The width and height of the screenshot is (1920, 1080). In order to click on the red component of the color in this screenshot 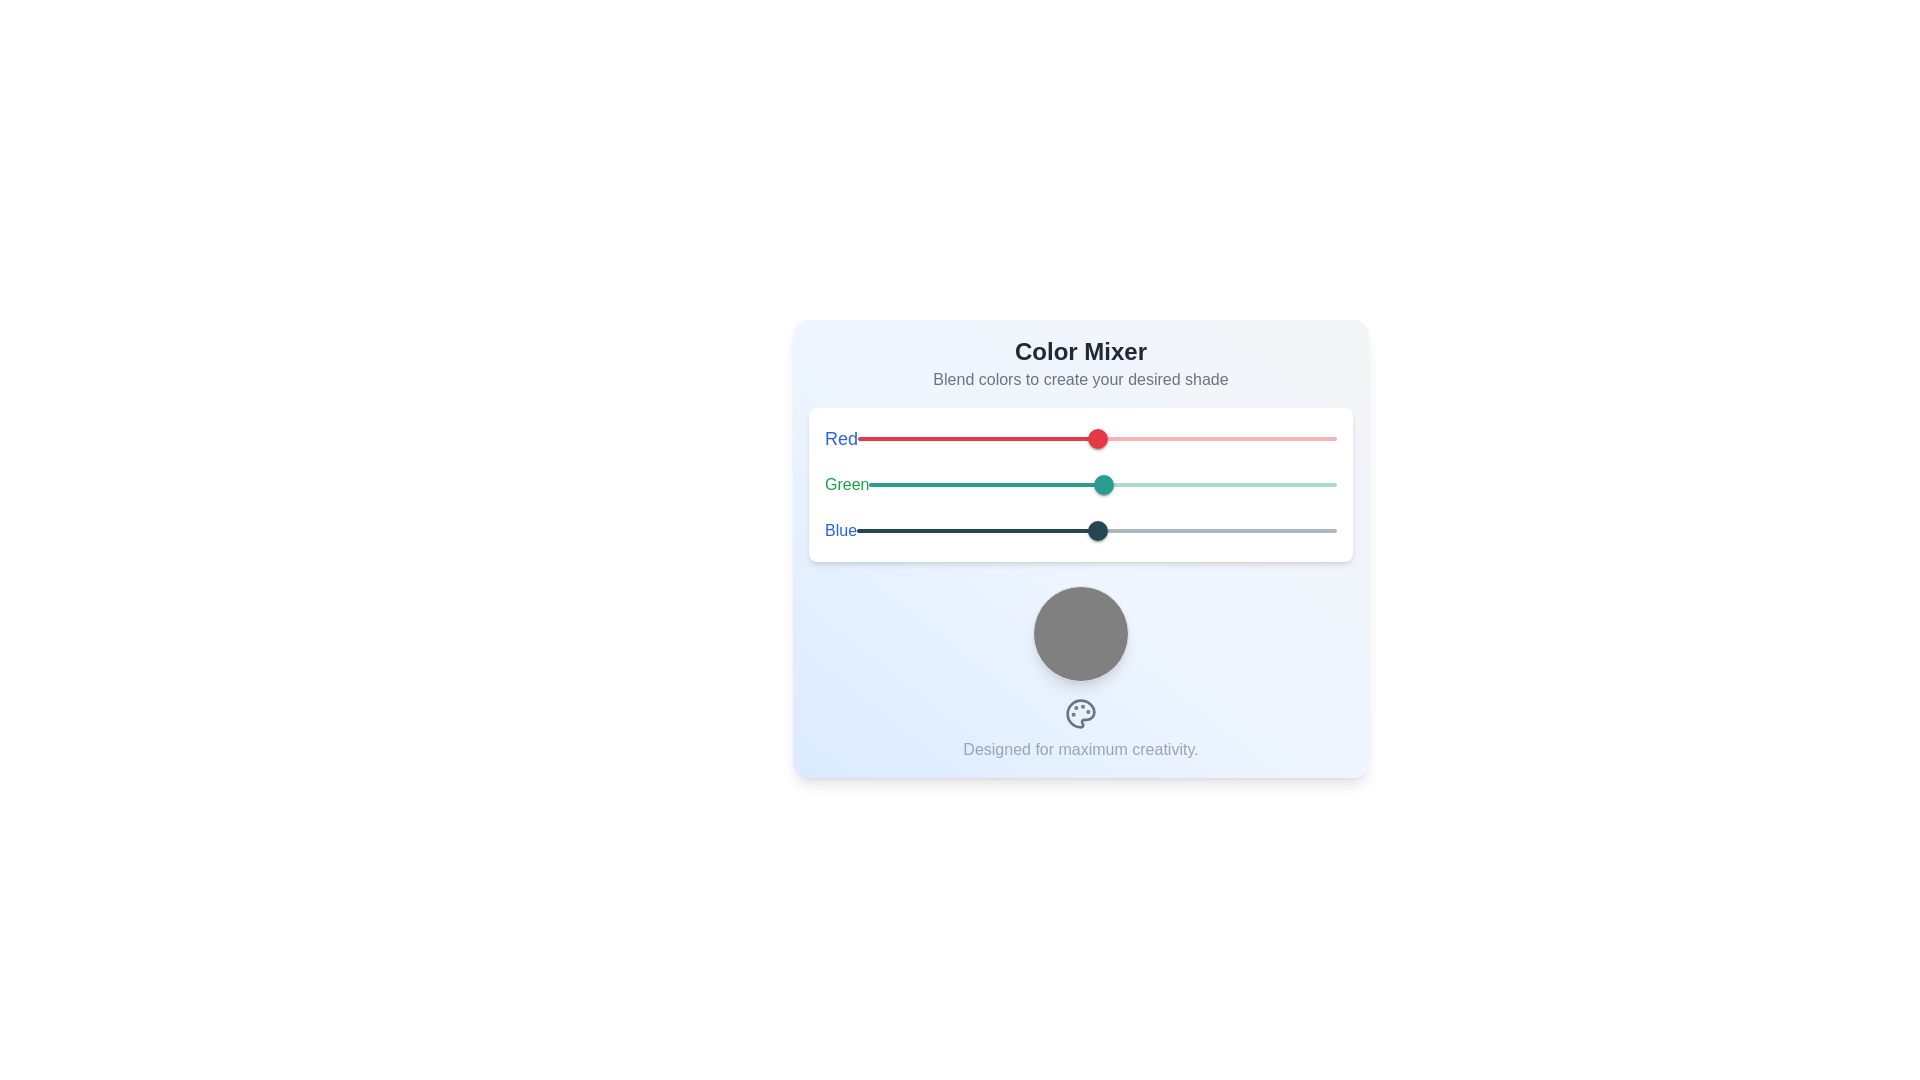, I will do `click(1101, 438)`.